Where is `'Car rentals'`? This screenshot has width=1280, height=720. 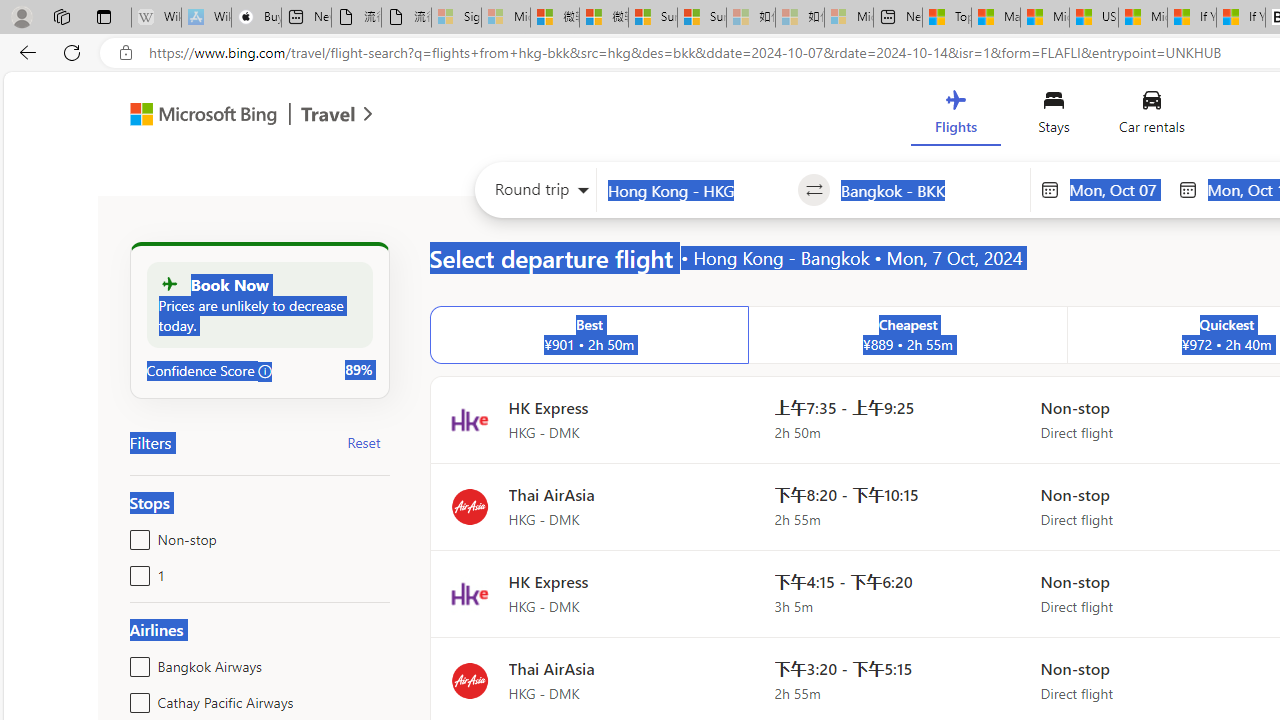 'Car rentals' is located at coordinates (1151, 117).